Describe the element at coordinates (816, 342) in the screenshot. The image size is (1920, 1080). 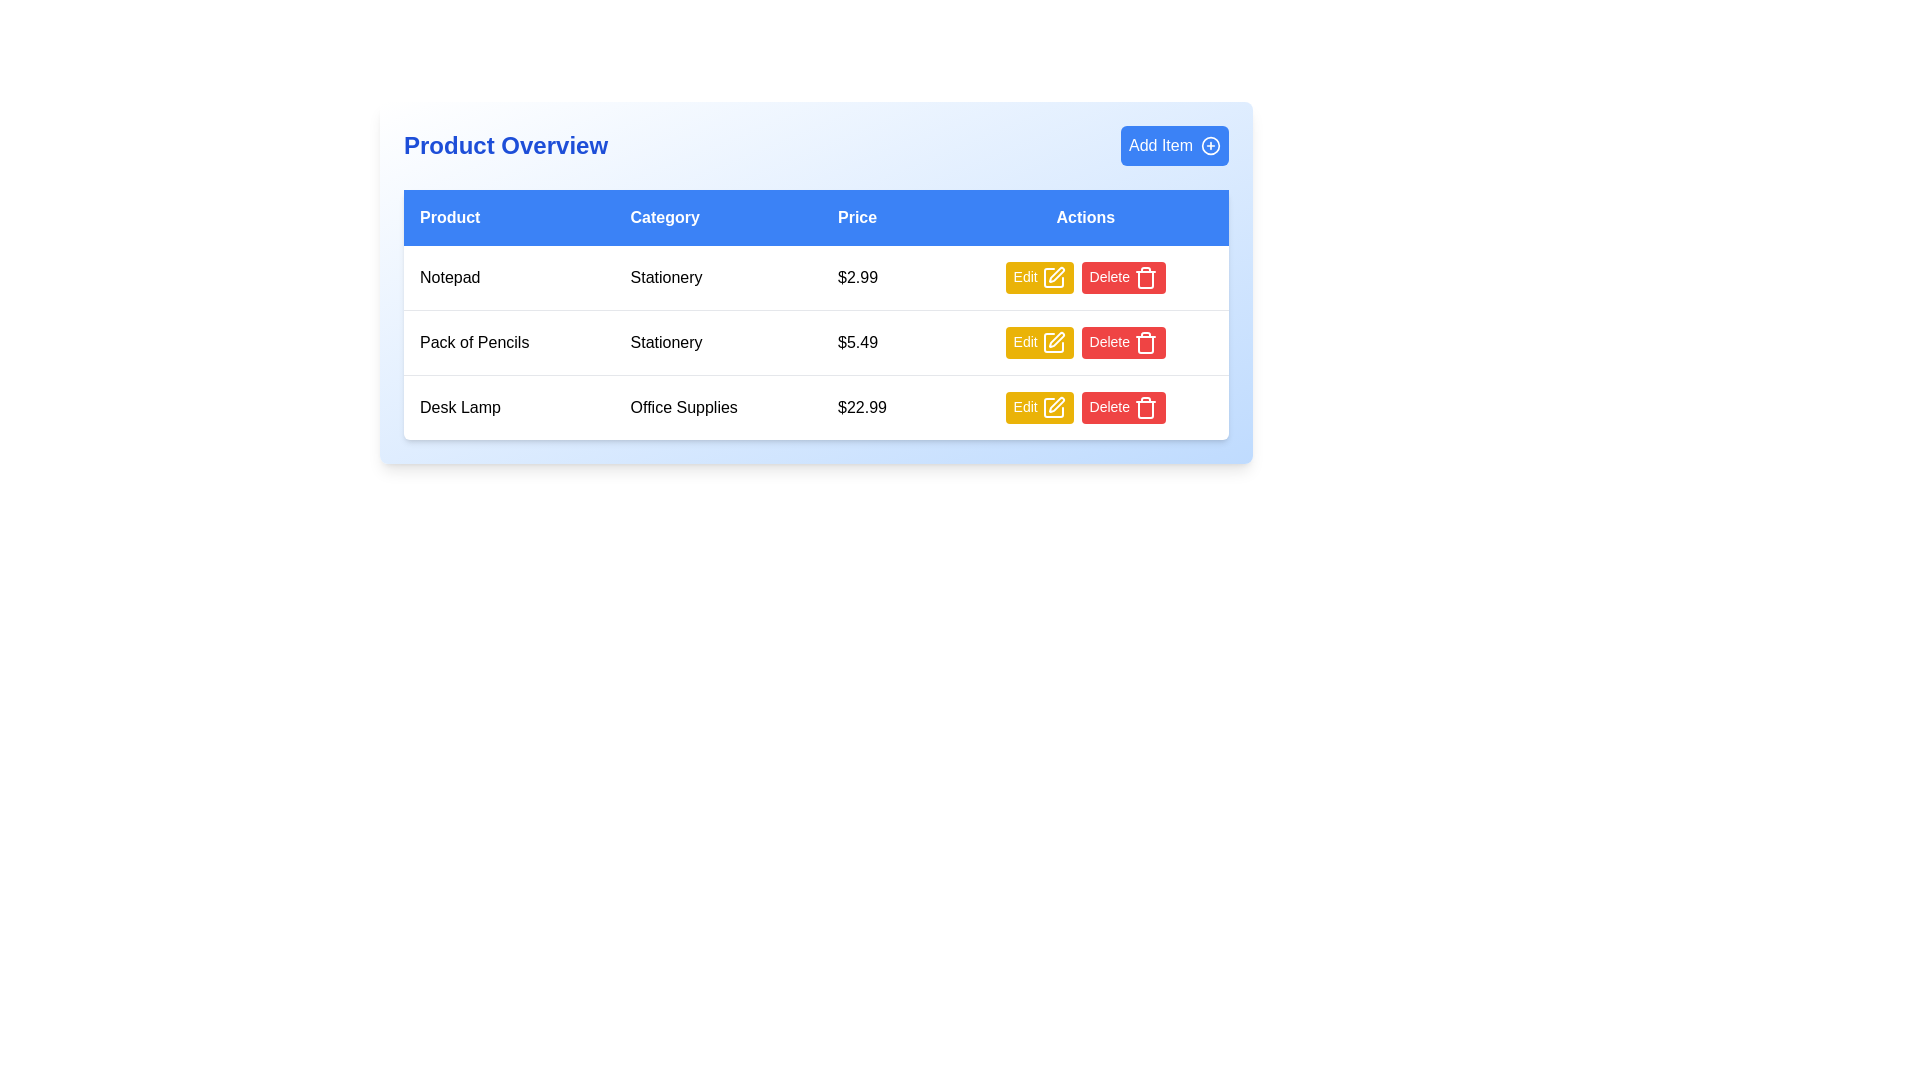
I see `the second product row in the 'Product Overview' table that details 'Pack of Pencils' for further actions` at that location.